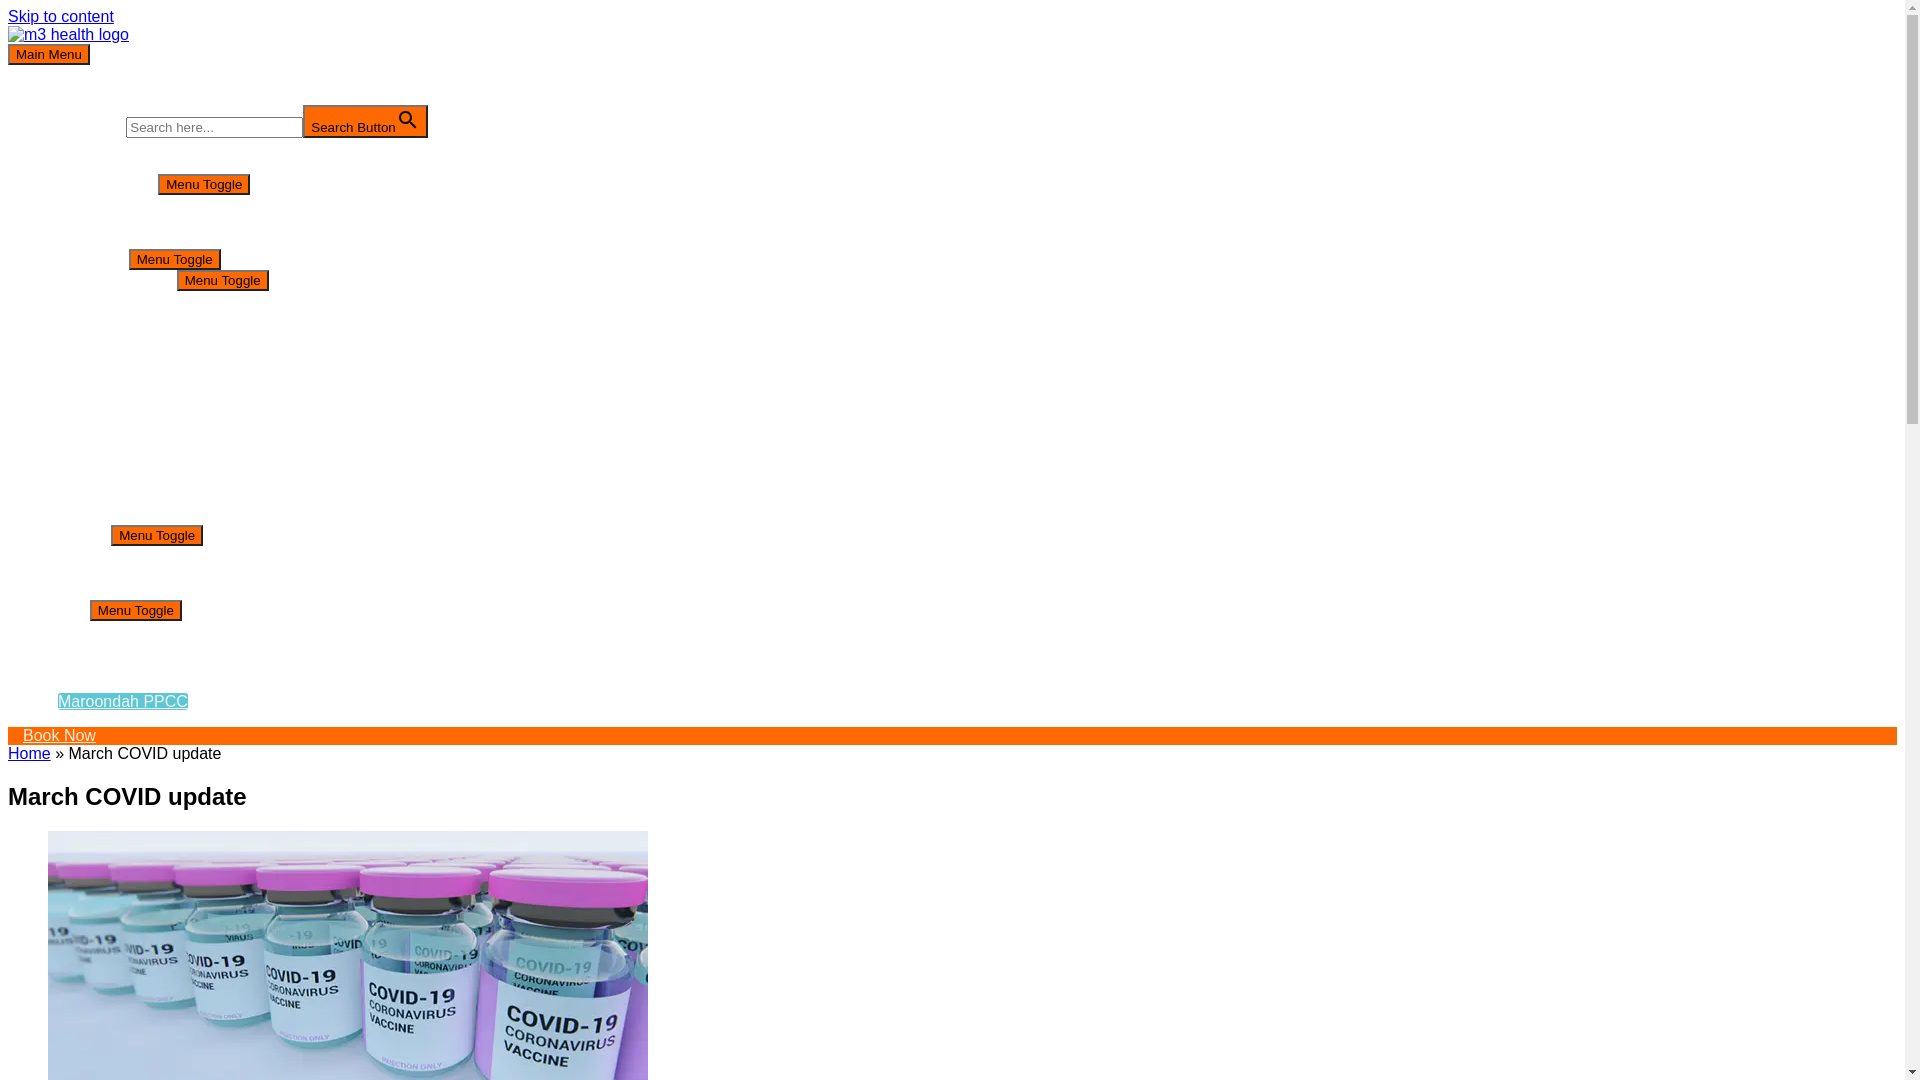  I want to click on 'Search Button', so click(364, 121).